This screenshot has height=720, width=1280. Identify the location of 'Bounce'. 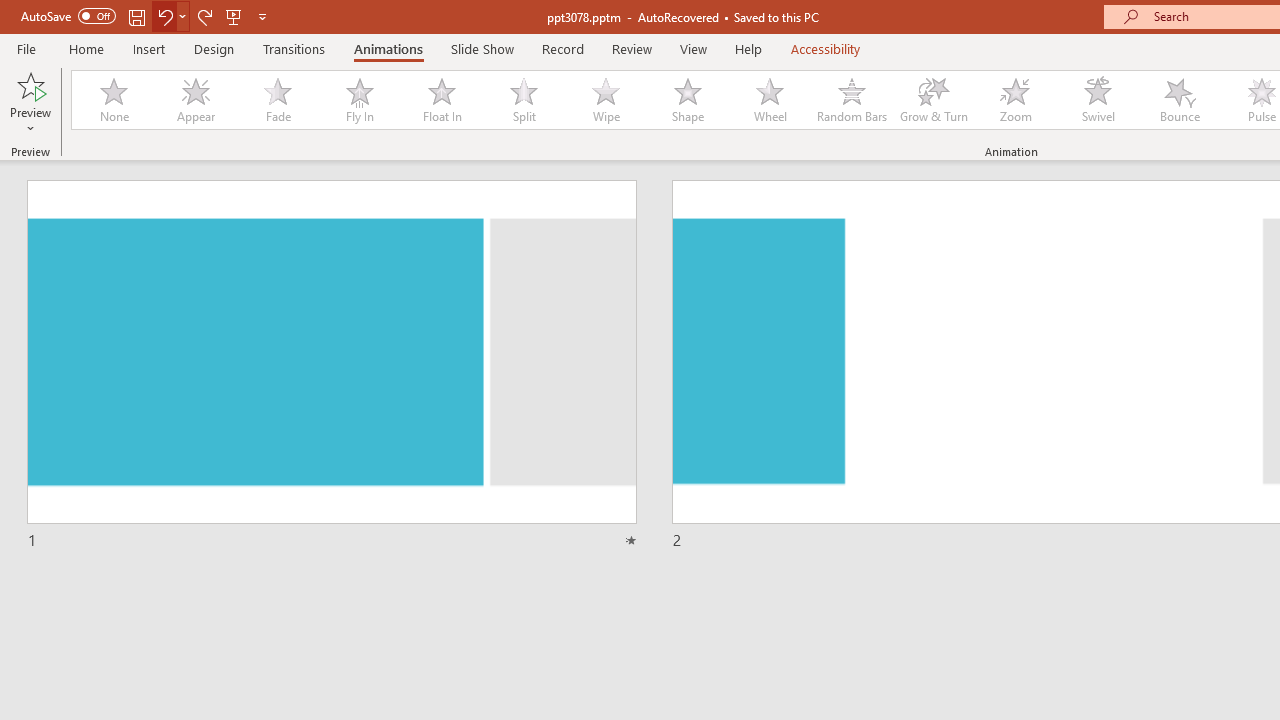
(1180, 100).